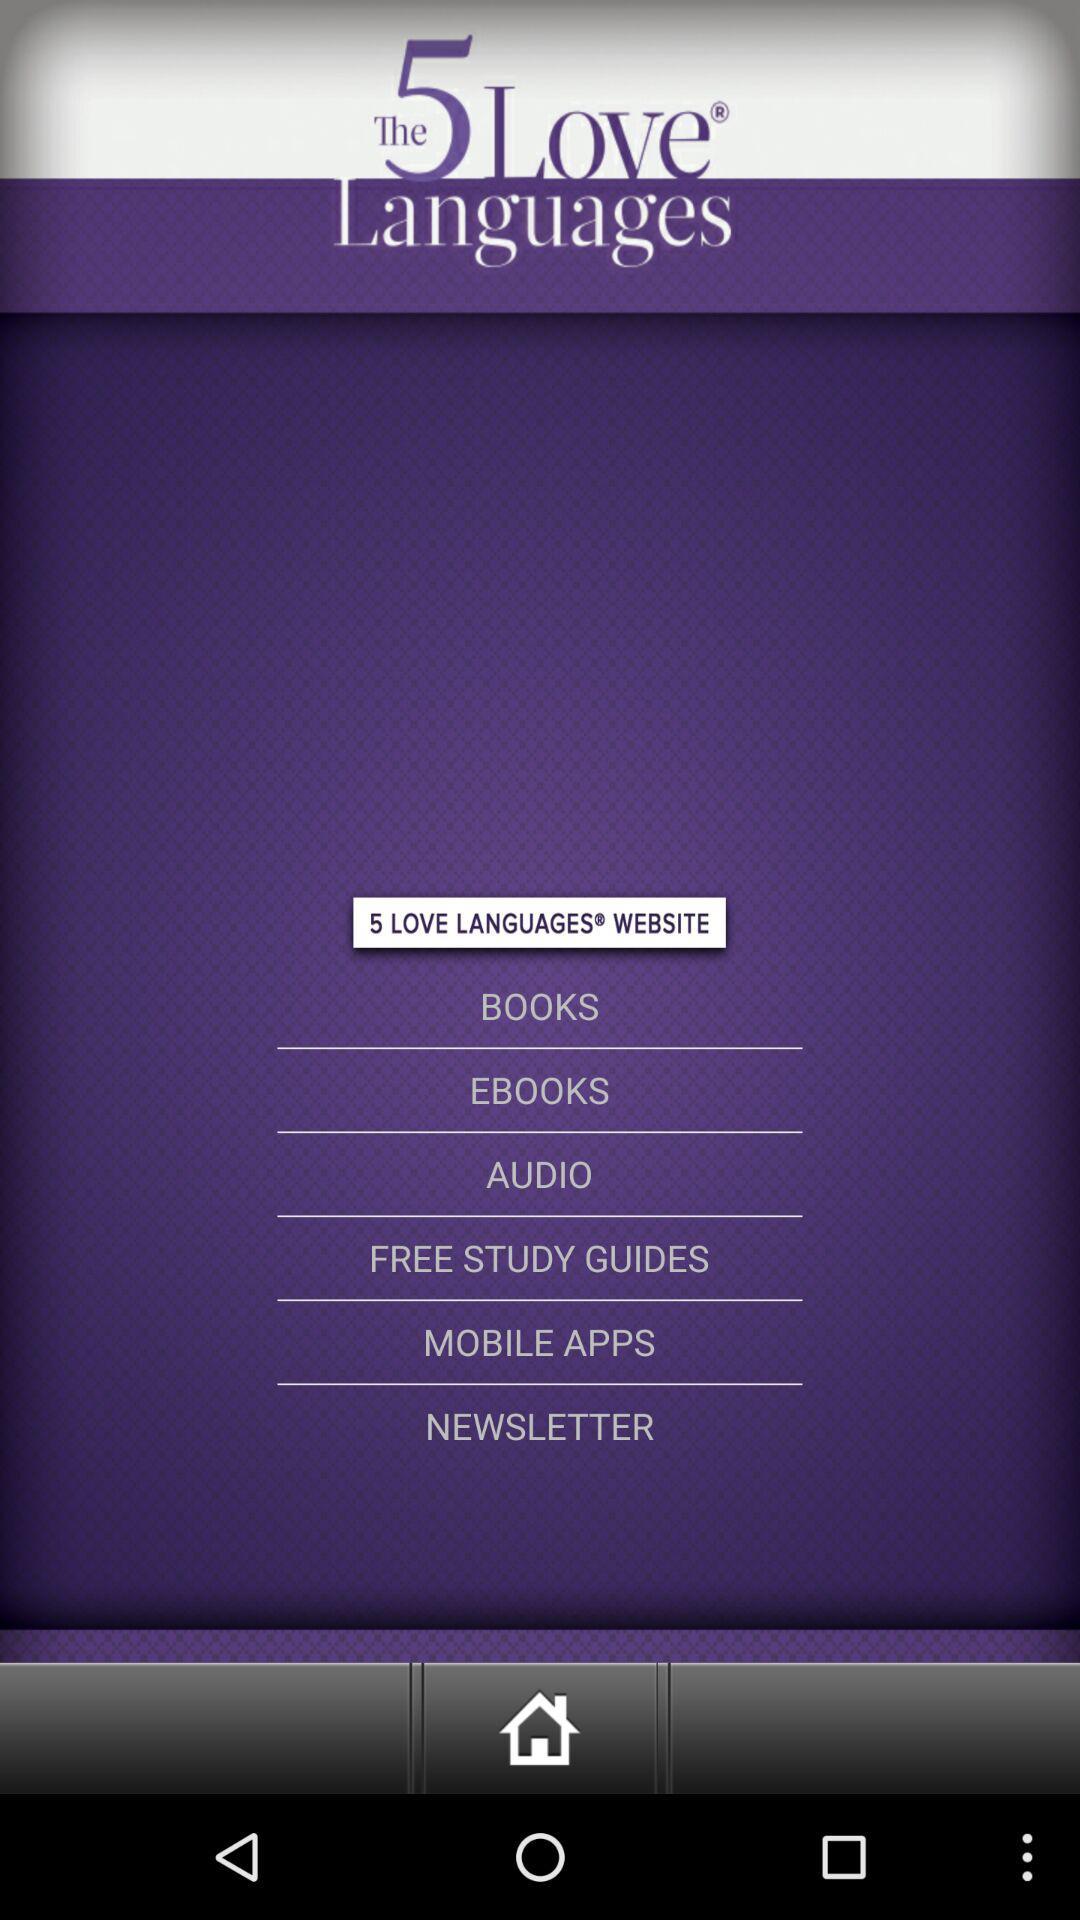  Describe the element at coordinates (540, 1006) in the screenshot. I see `books` at that location.